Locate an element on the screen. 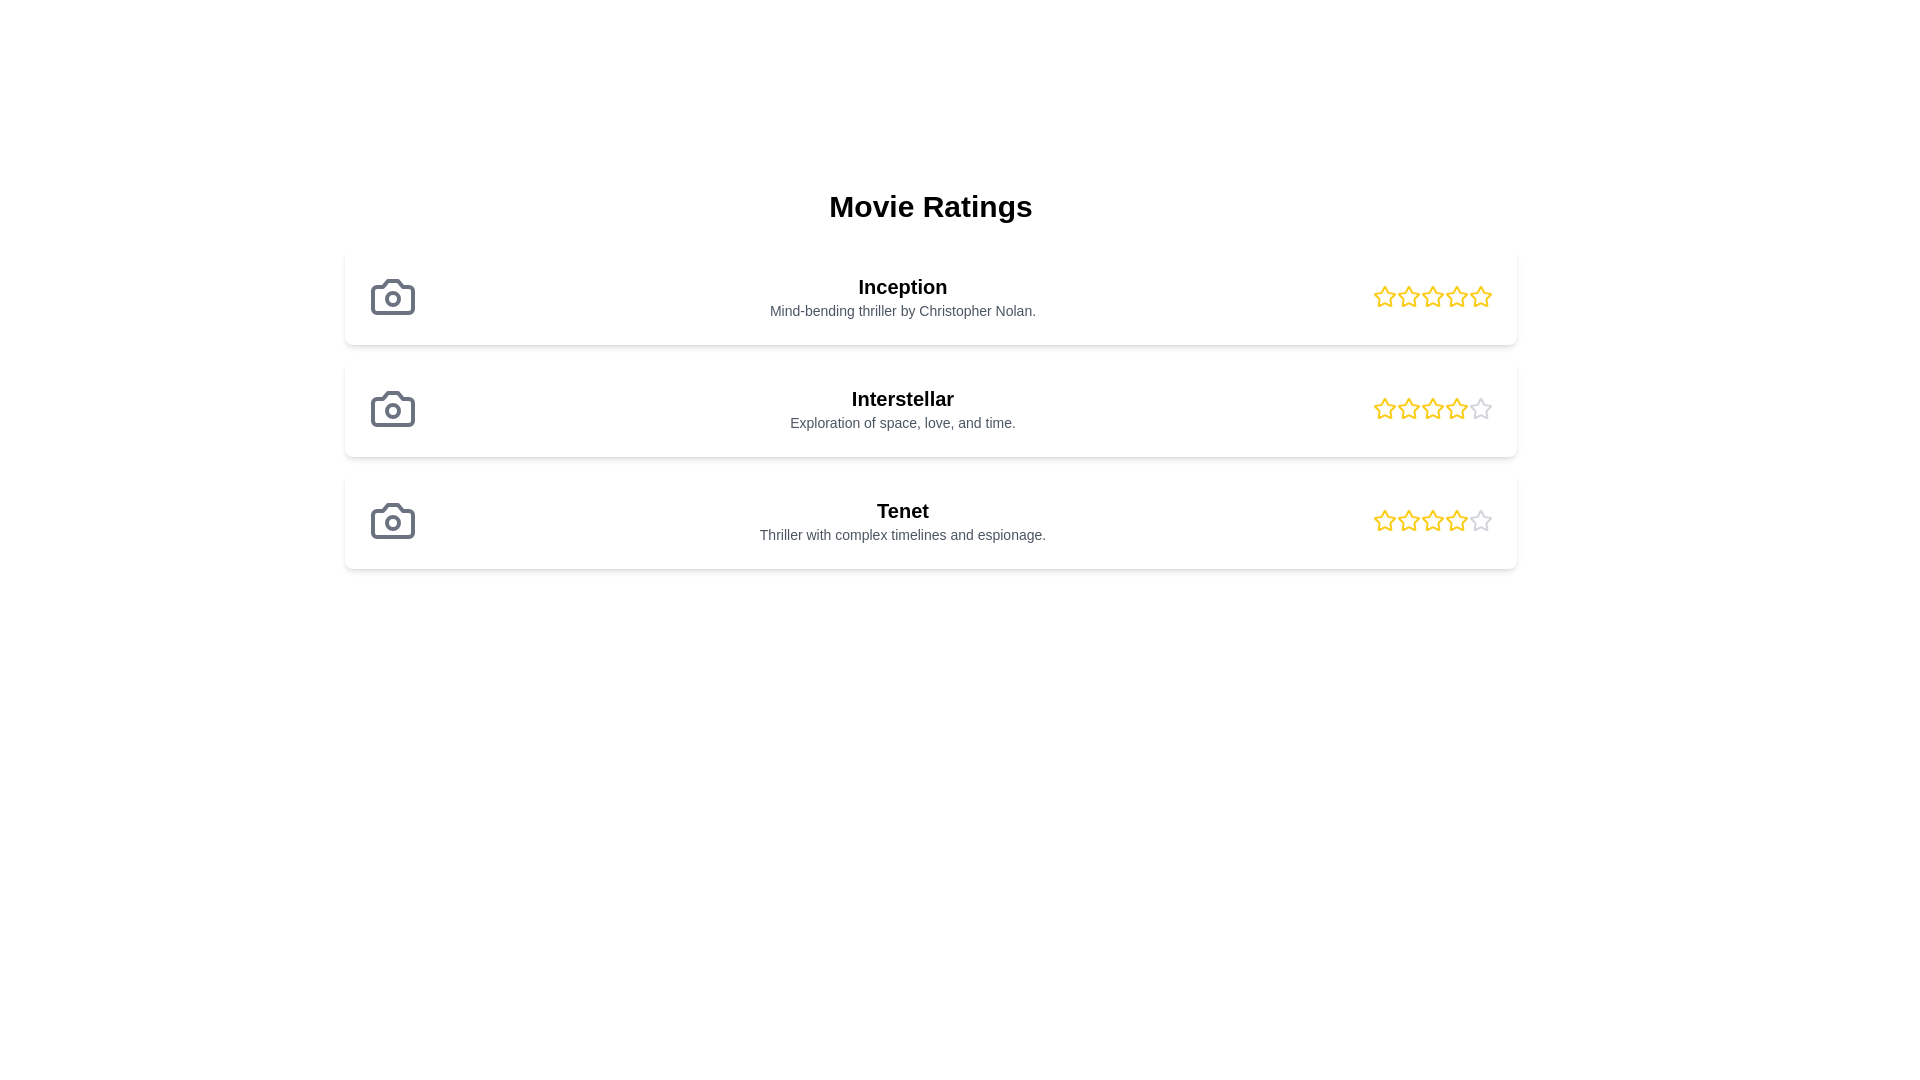  the third star icon in the five-star rating component to rate the movie 'Interstellar' is located at coordinates (1408, 407).